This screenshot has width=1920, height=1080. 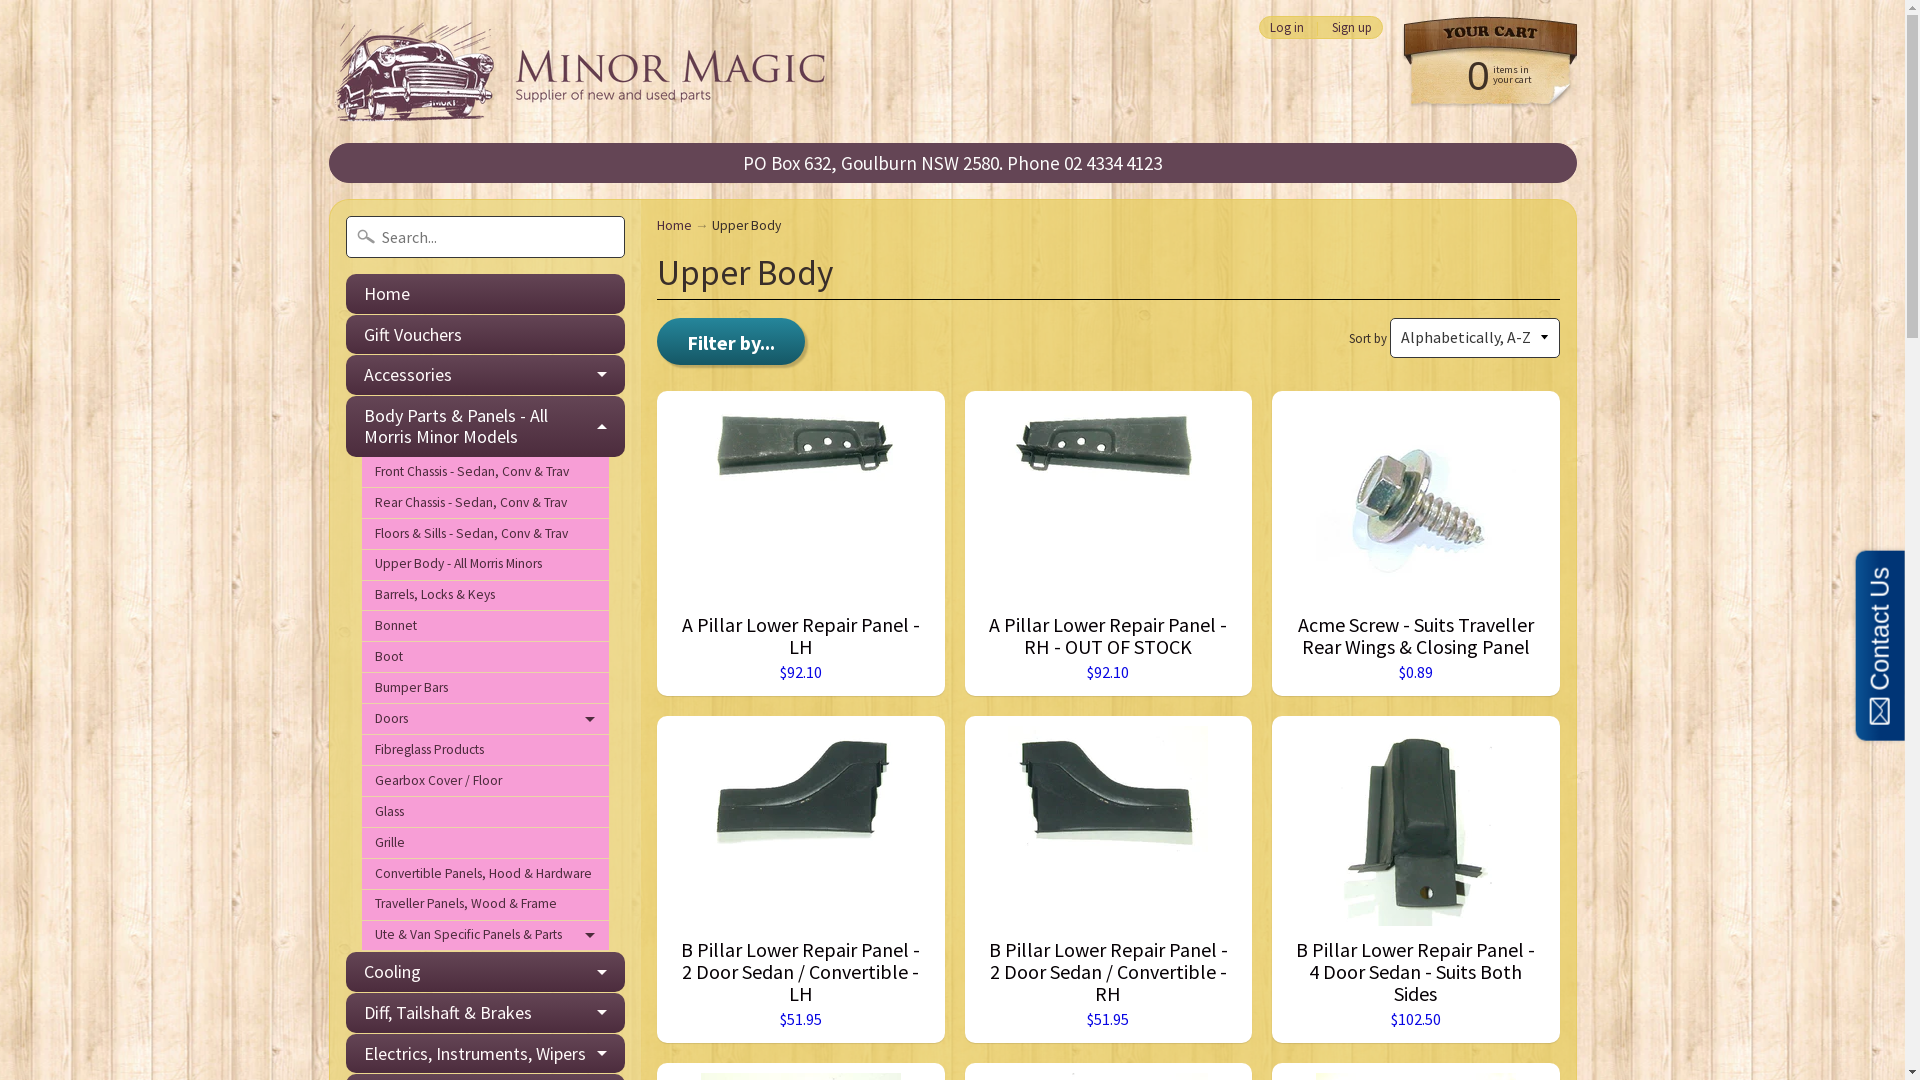 What do you see at coordinates (485, 472) in the screenshot?
I see `'Front Chassis - Sedan, Conv & Trav'` at bounding box center [485, 472].